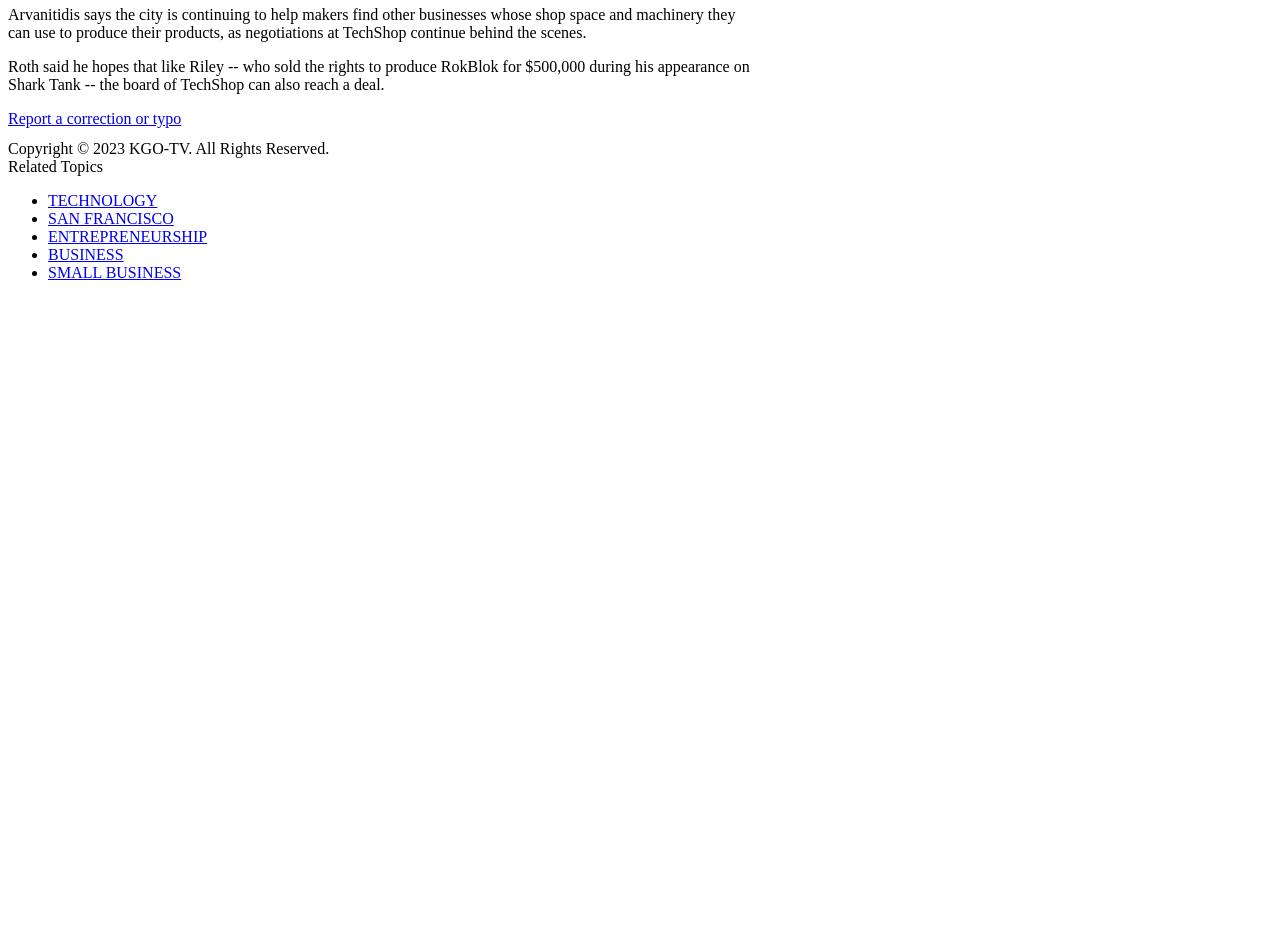  What do you see at coordinates (85, 253) in the screenshot?
I see `'BUSINESS'` at bounding box center [85, 253].